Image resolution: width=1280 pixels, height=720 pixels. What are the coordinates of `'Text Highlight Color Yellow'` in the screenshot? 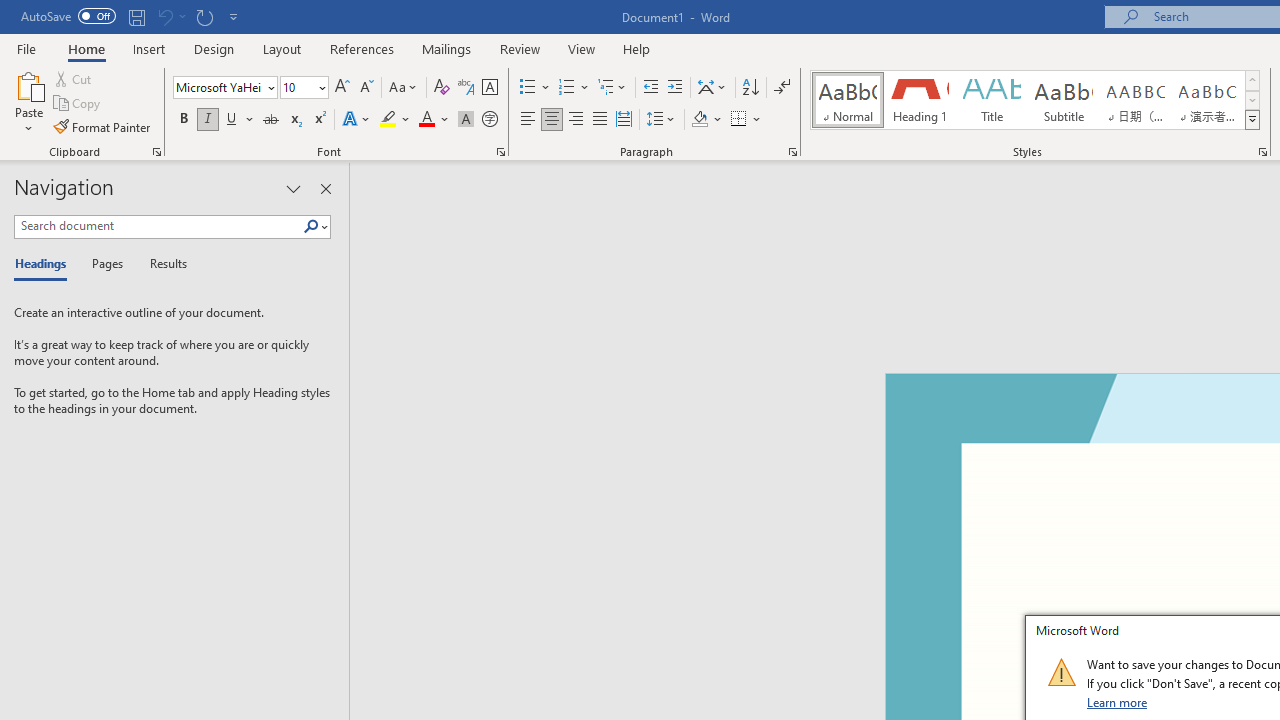 It's located at (388, 119).